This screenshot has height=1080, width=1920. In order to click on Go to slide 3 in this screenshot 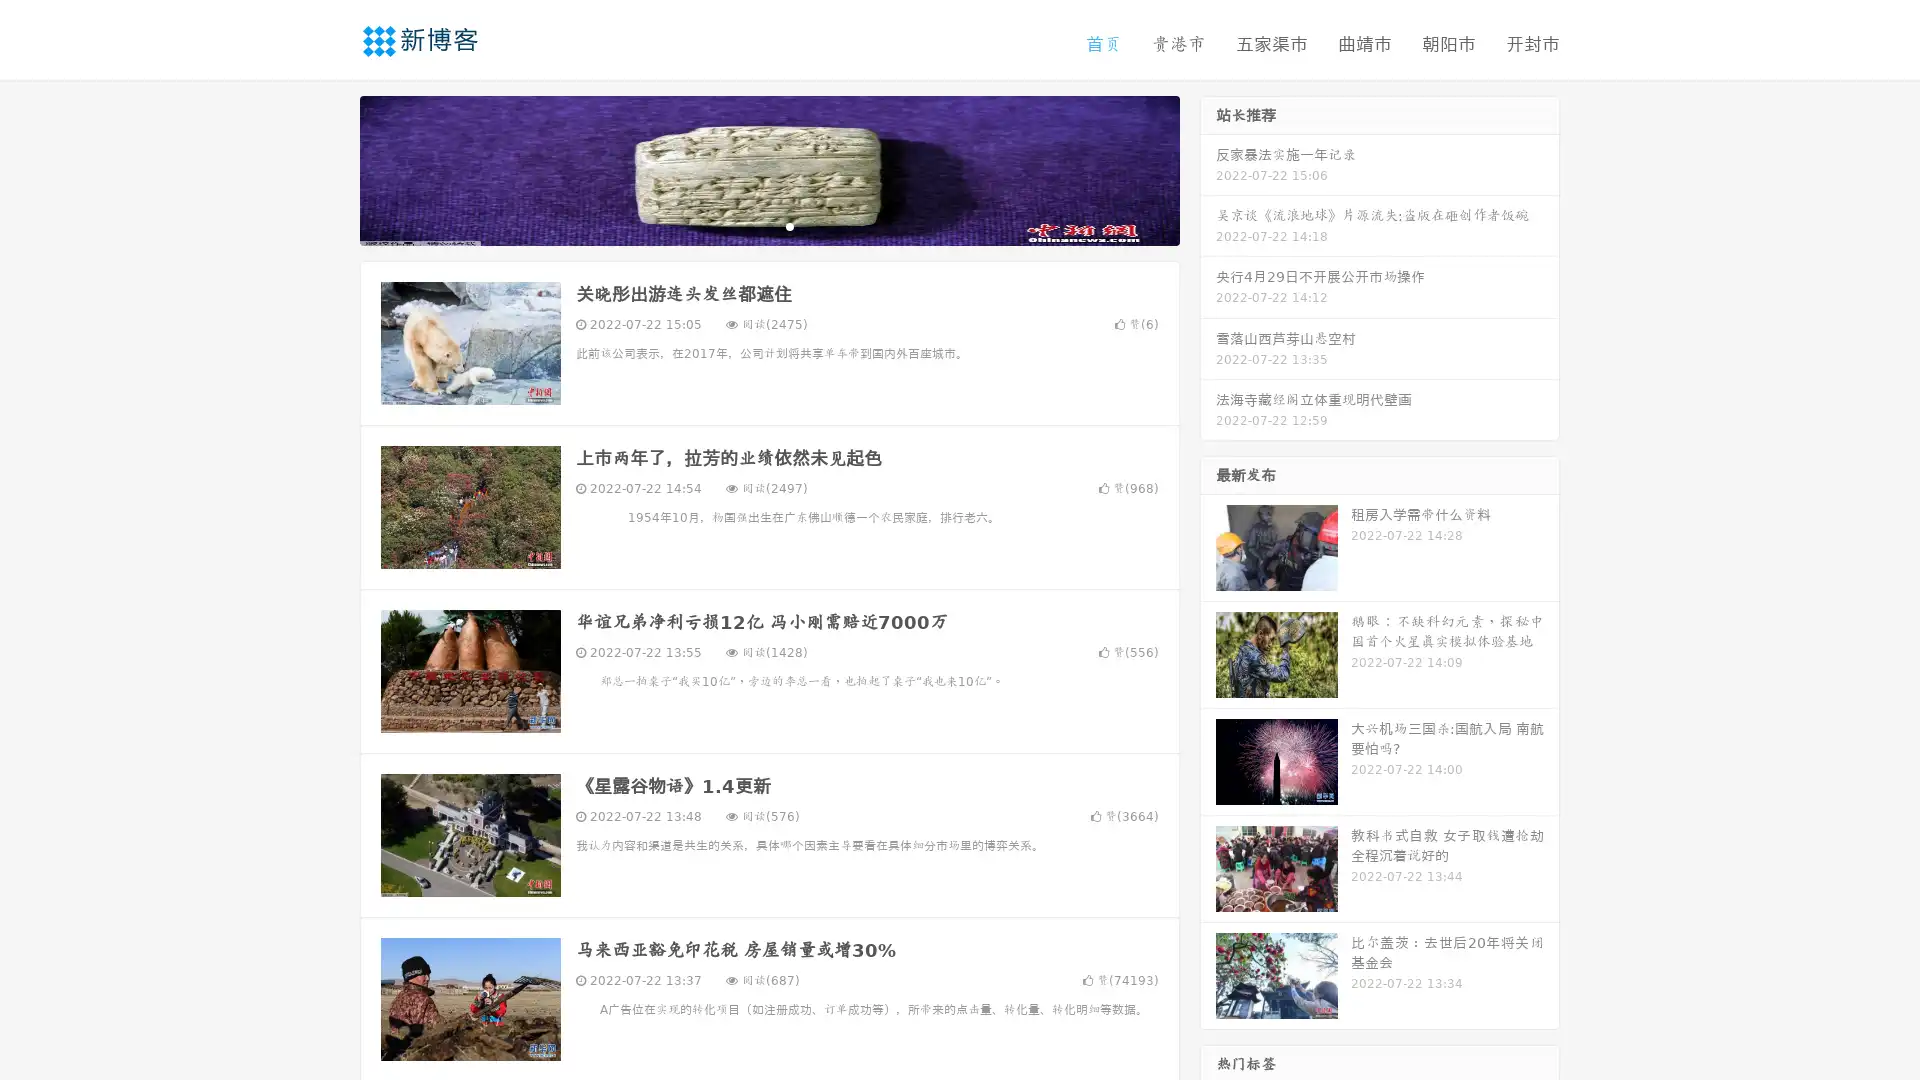, I will do `click(789, 225)`.